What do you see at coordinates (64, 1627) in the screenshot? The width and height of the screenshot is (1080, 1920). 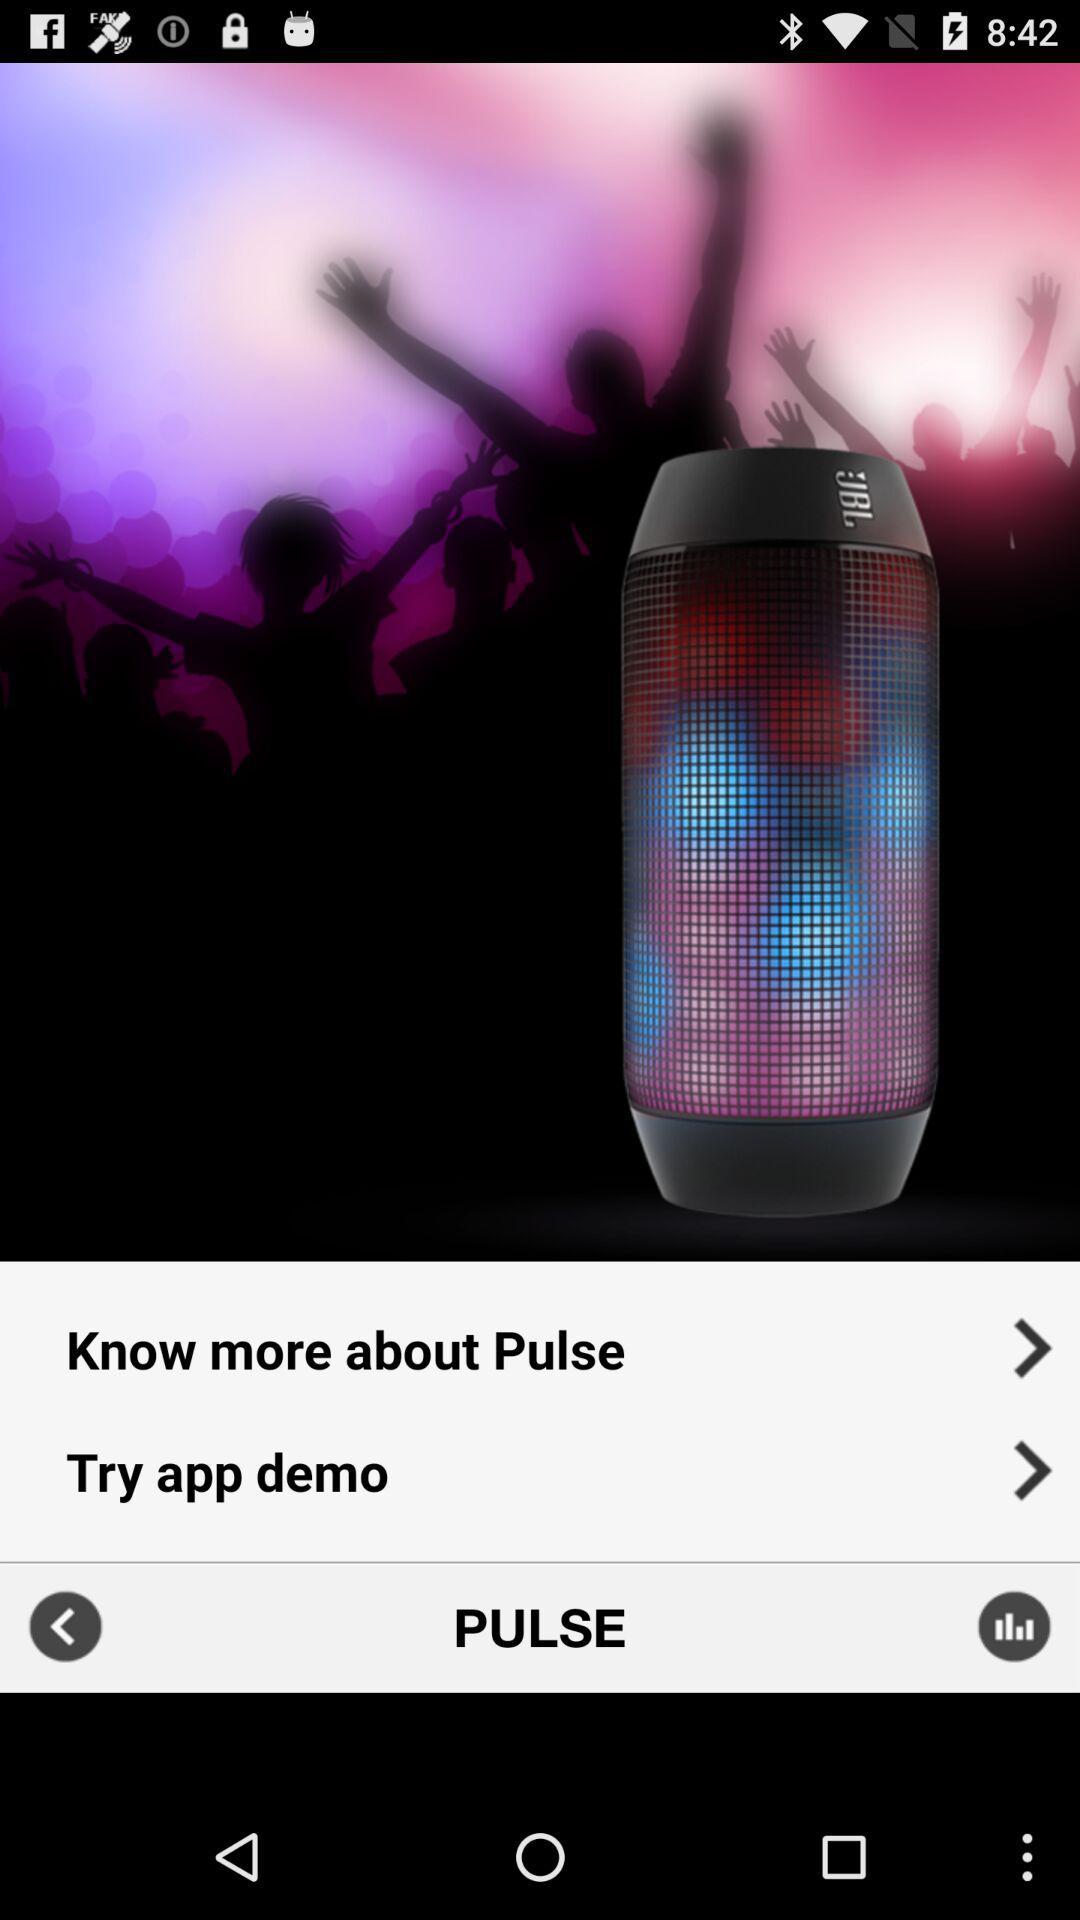 I see `go back` at bounding box center [64, 1627].